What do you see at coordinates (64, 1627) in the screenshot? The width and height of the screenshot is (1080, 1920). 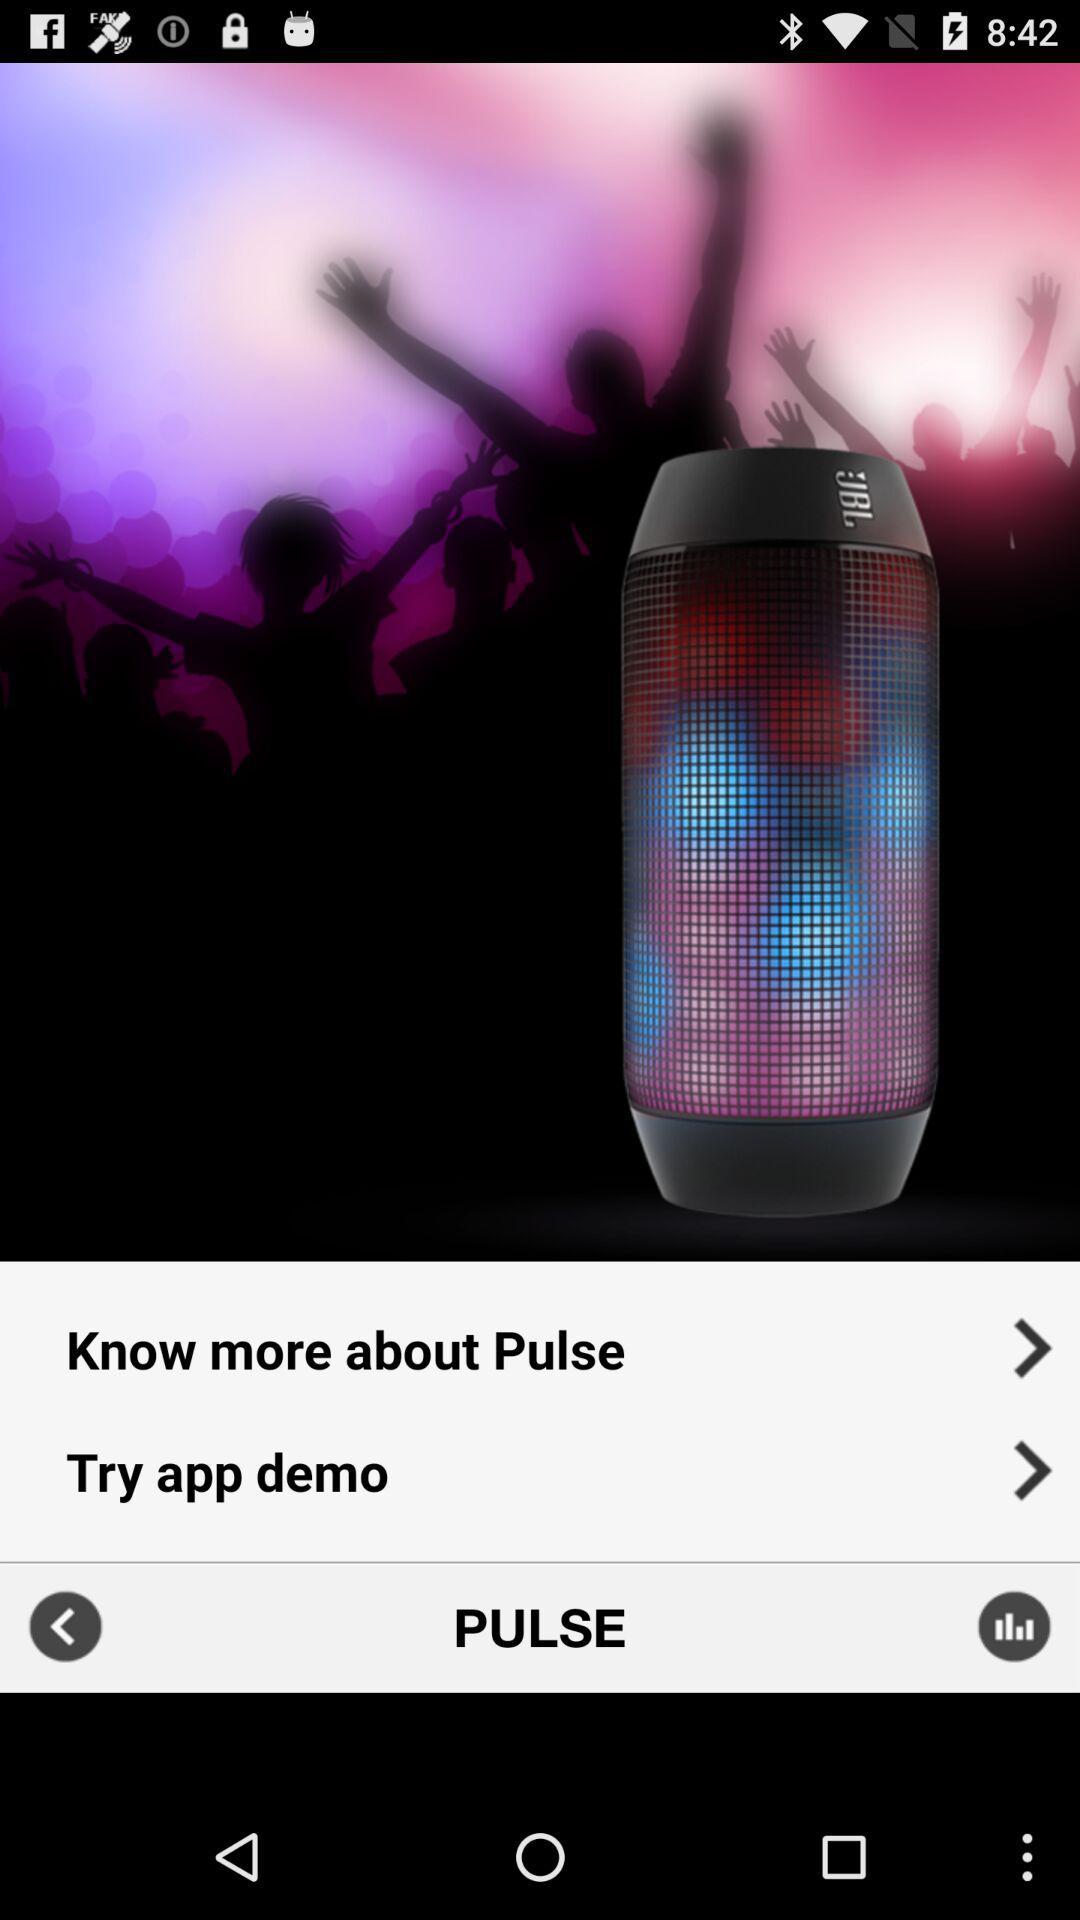 I see `go back` at bounding box center [64, 1627].